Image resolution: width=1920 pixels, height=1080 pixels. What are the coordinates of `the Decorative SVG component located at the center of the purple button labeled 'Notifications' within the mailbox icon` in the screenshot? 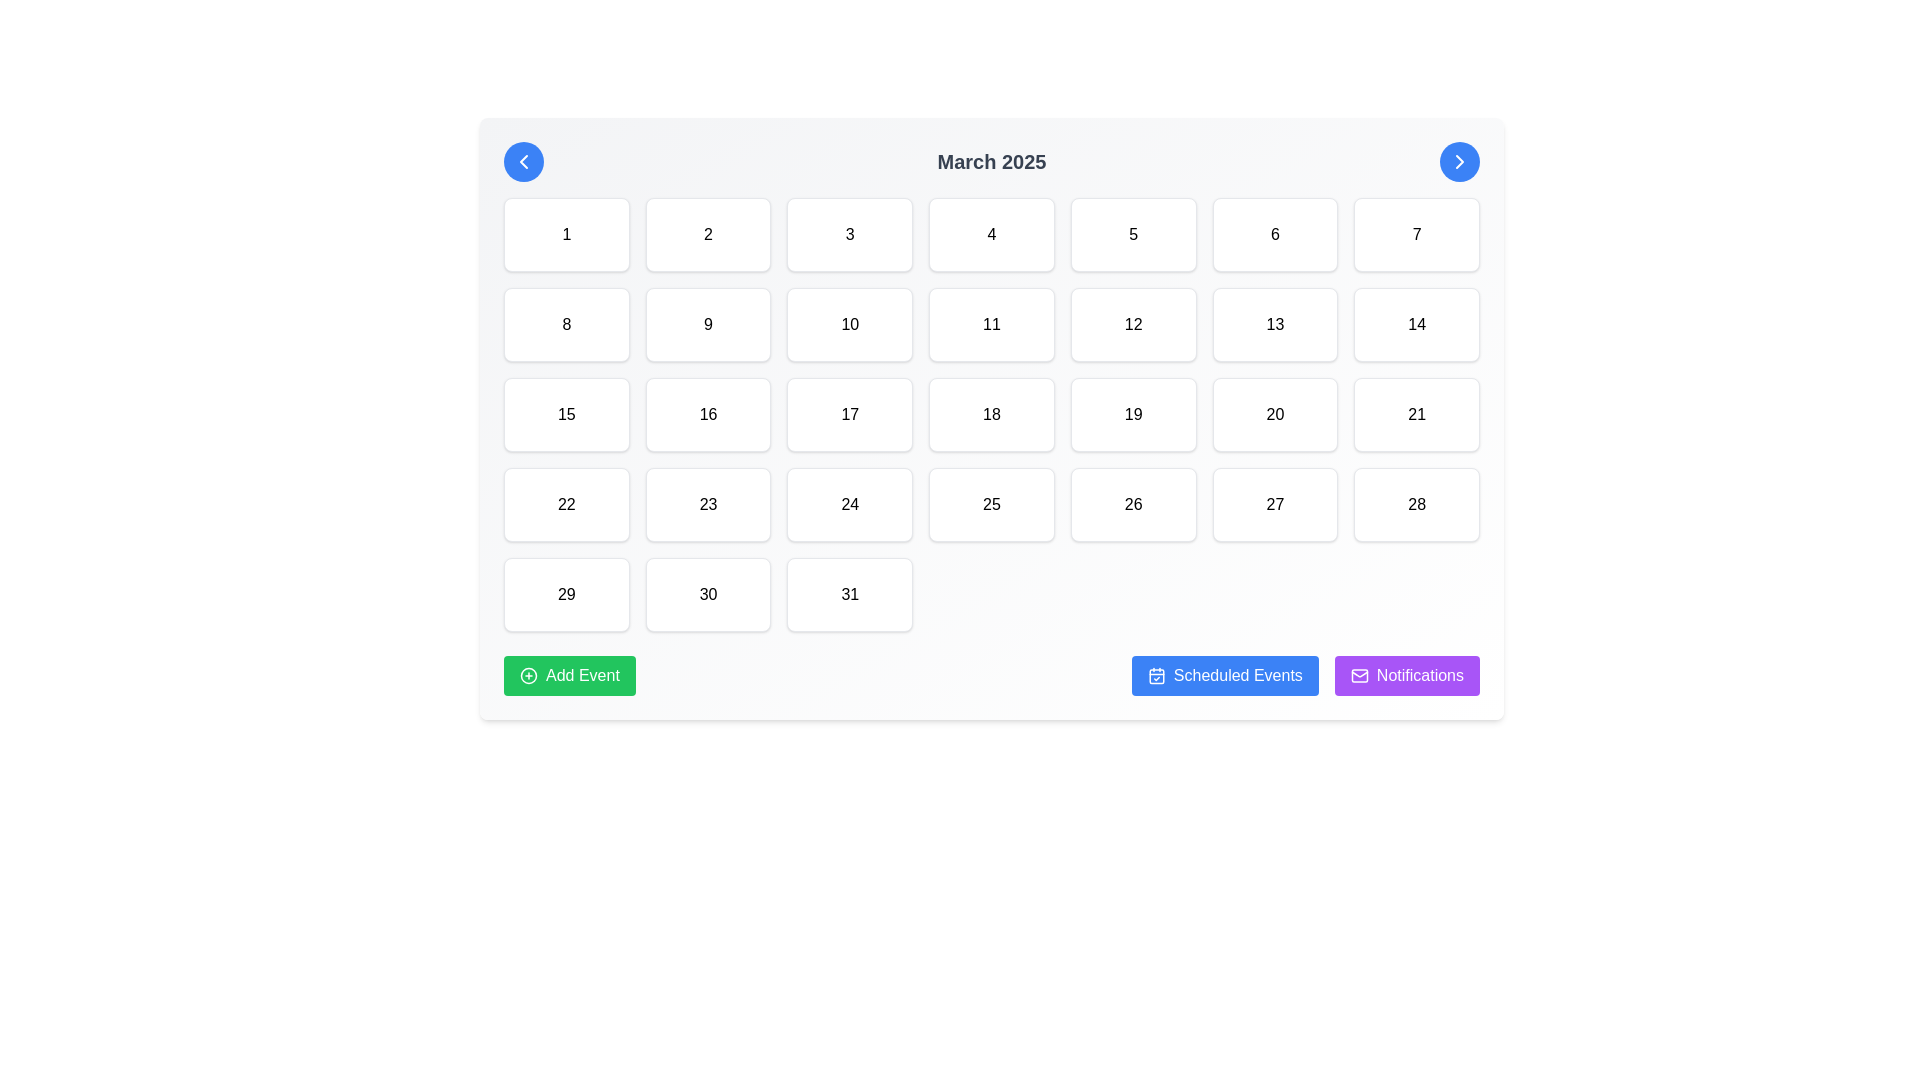 It's located at (1359, 675).